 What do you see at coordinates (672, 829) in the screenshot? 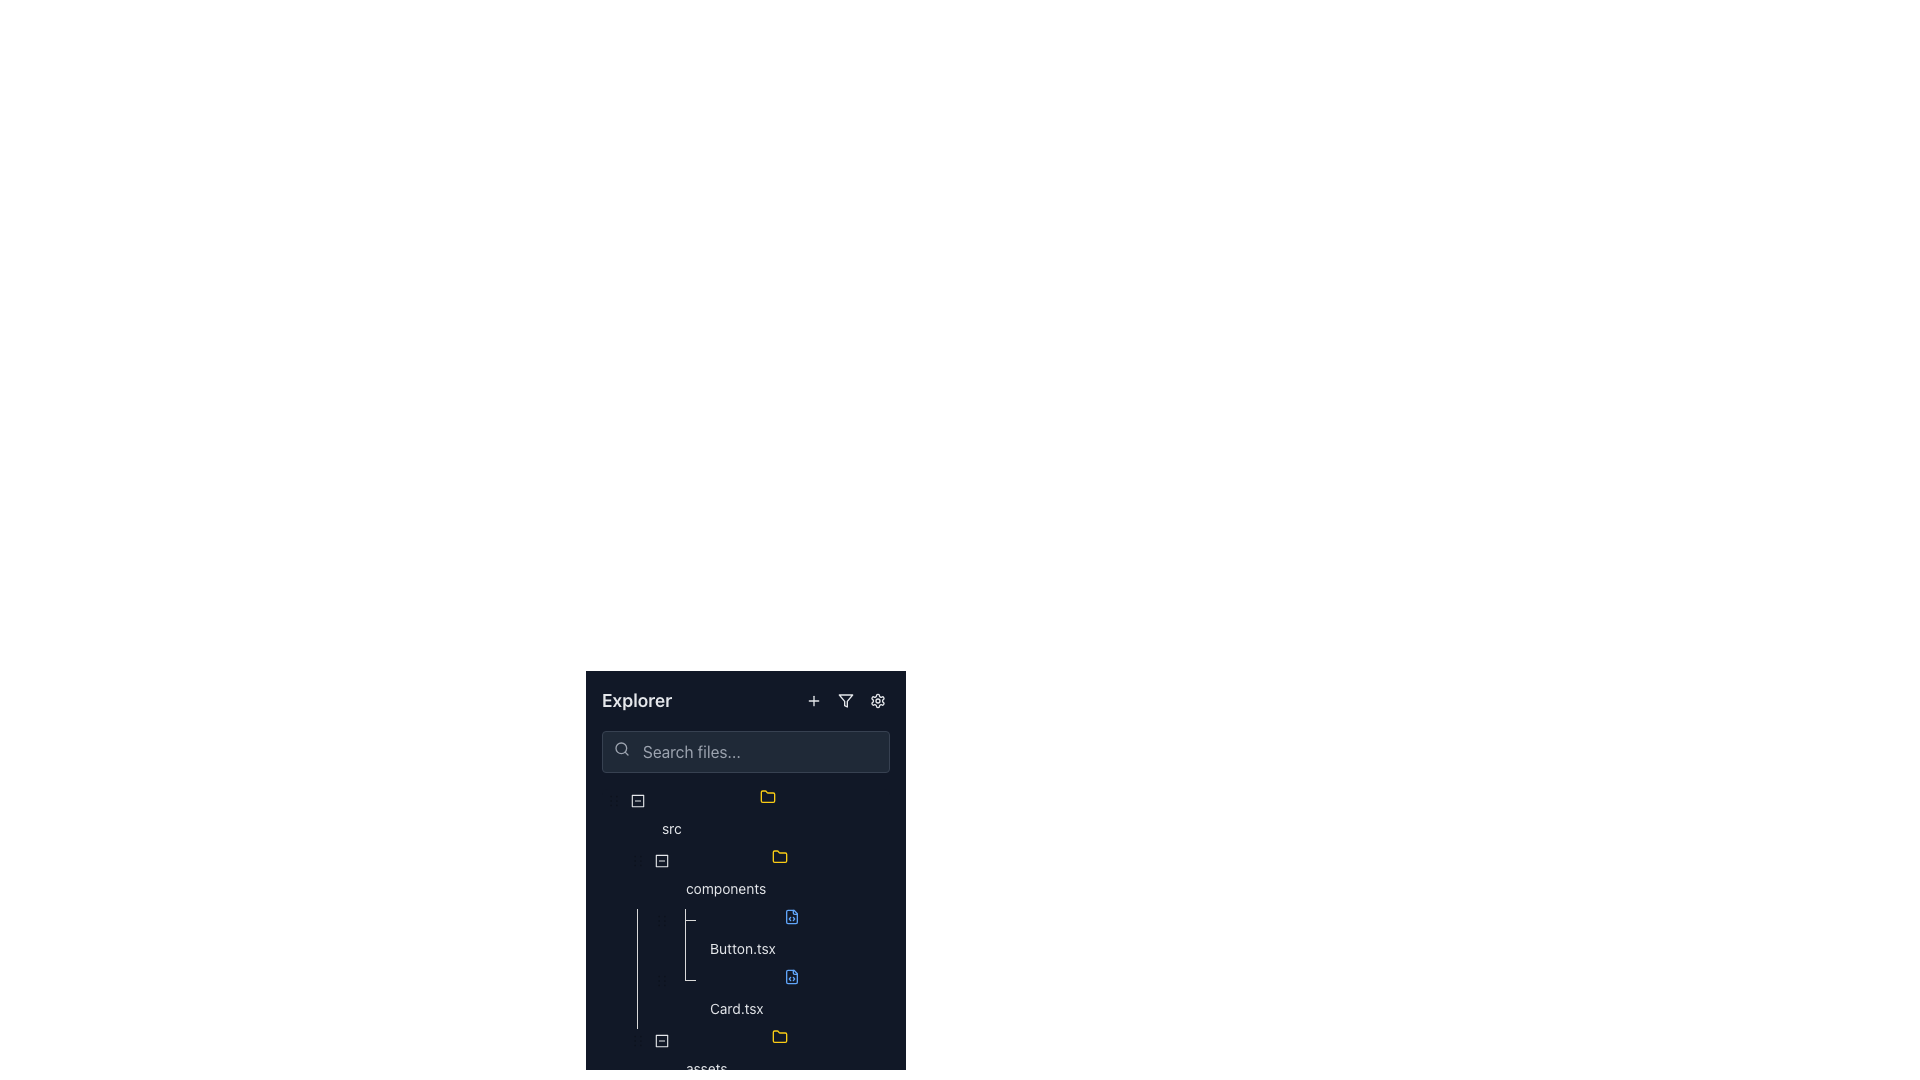
I see `the 'src' text label in the Explorer section` at bounding box center [672, 829].